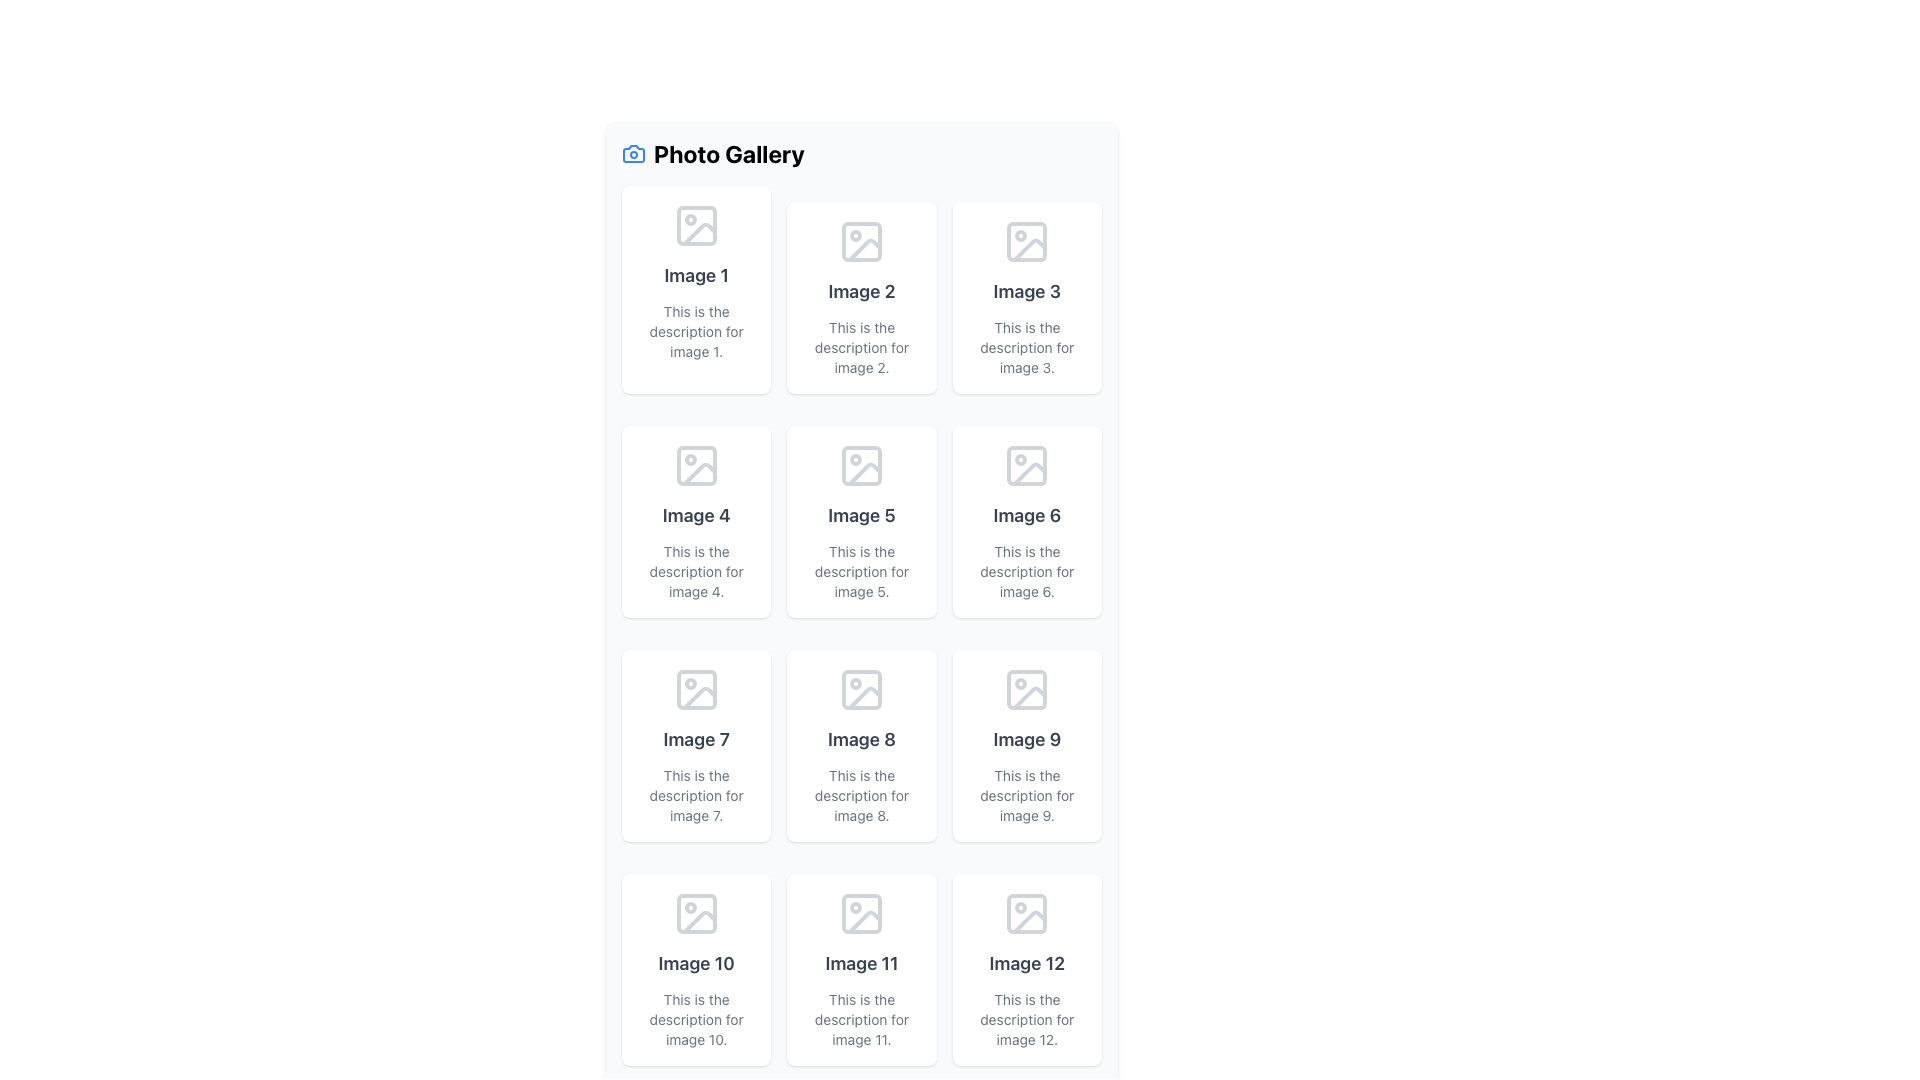 The height and width of the screenshot is (1080, 1920). Describe the element at coordinates (696, 963) in the screenshot. I see `the text label 'Image 10', which is styled in large, bold, dark gray font, located in the fourth row and first column of the photo gallery` at that location.